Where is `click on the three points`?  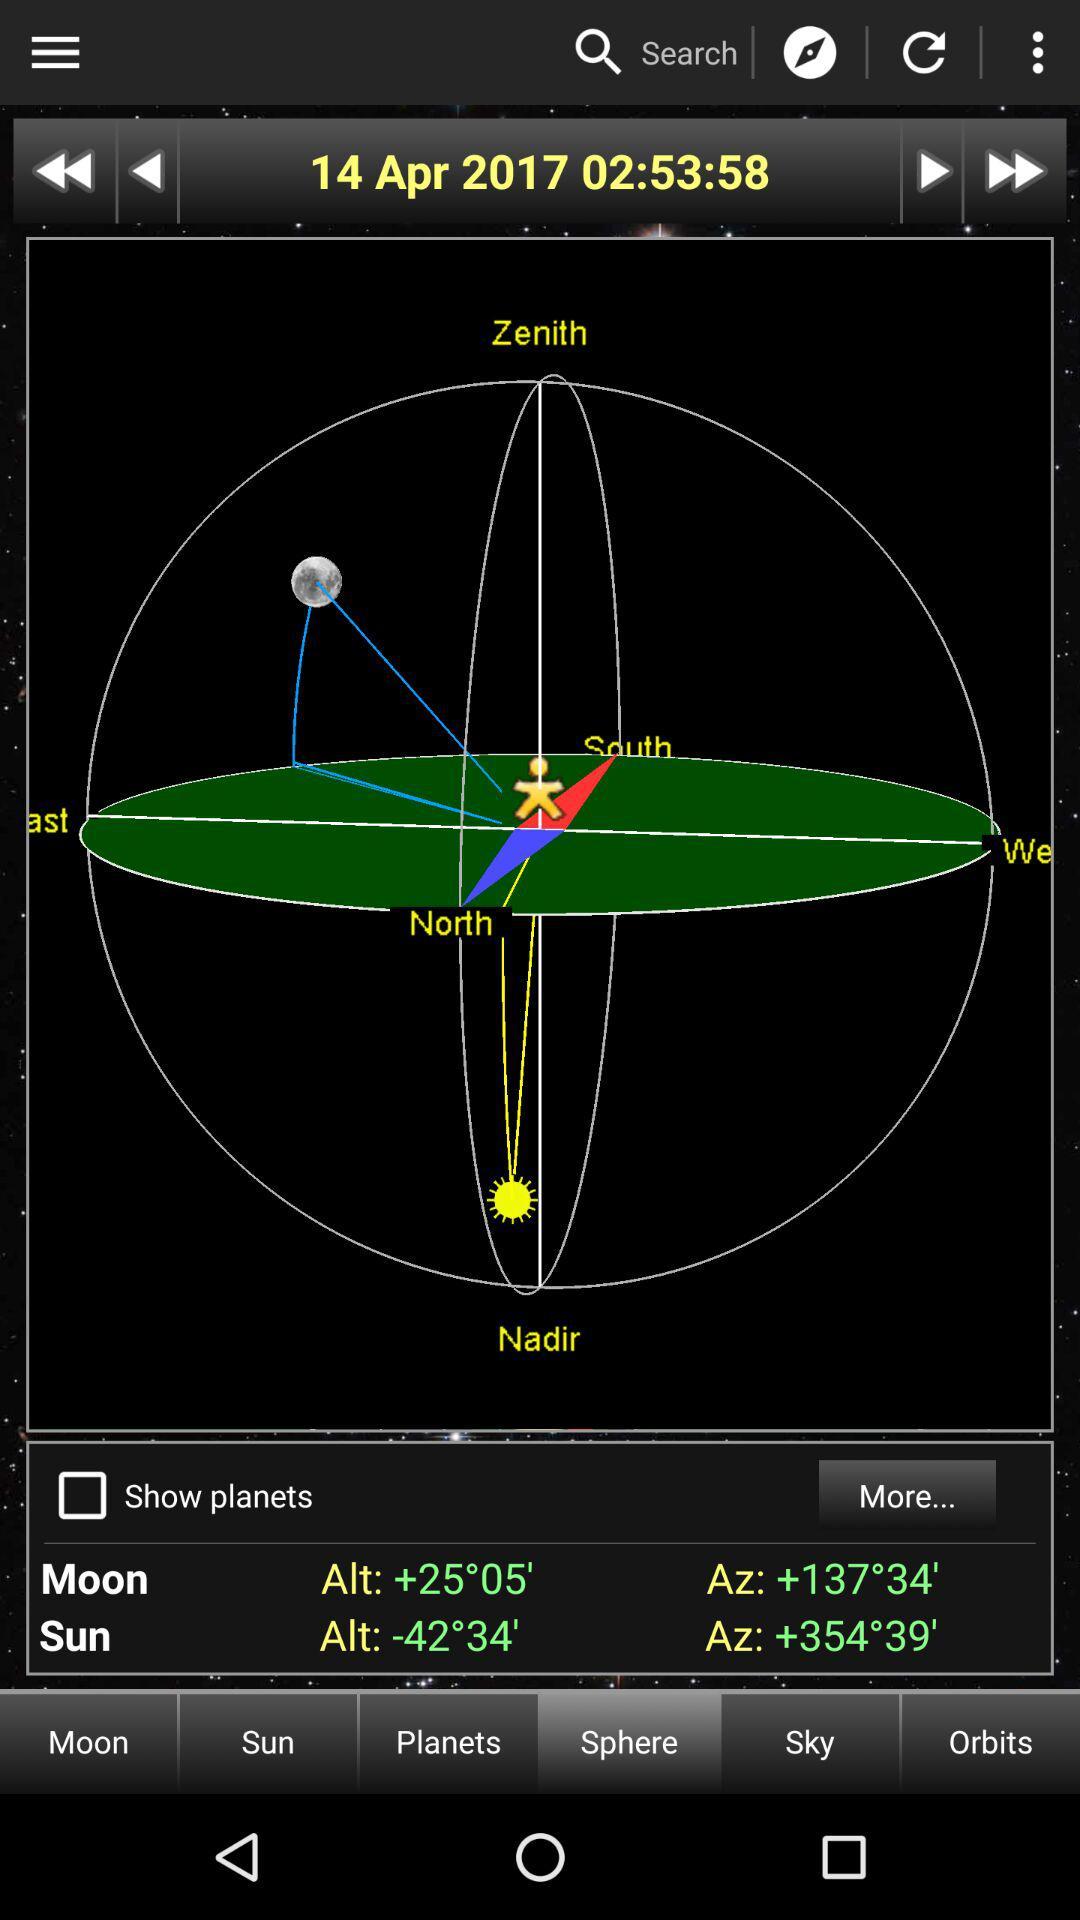 click on the three points is located at coordinates (1036, 52).